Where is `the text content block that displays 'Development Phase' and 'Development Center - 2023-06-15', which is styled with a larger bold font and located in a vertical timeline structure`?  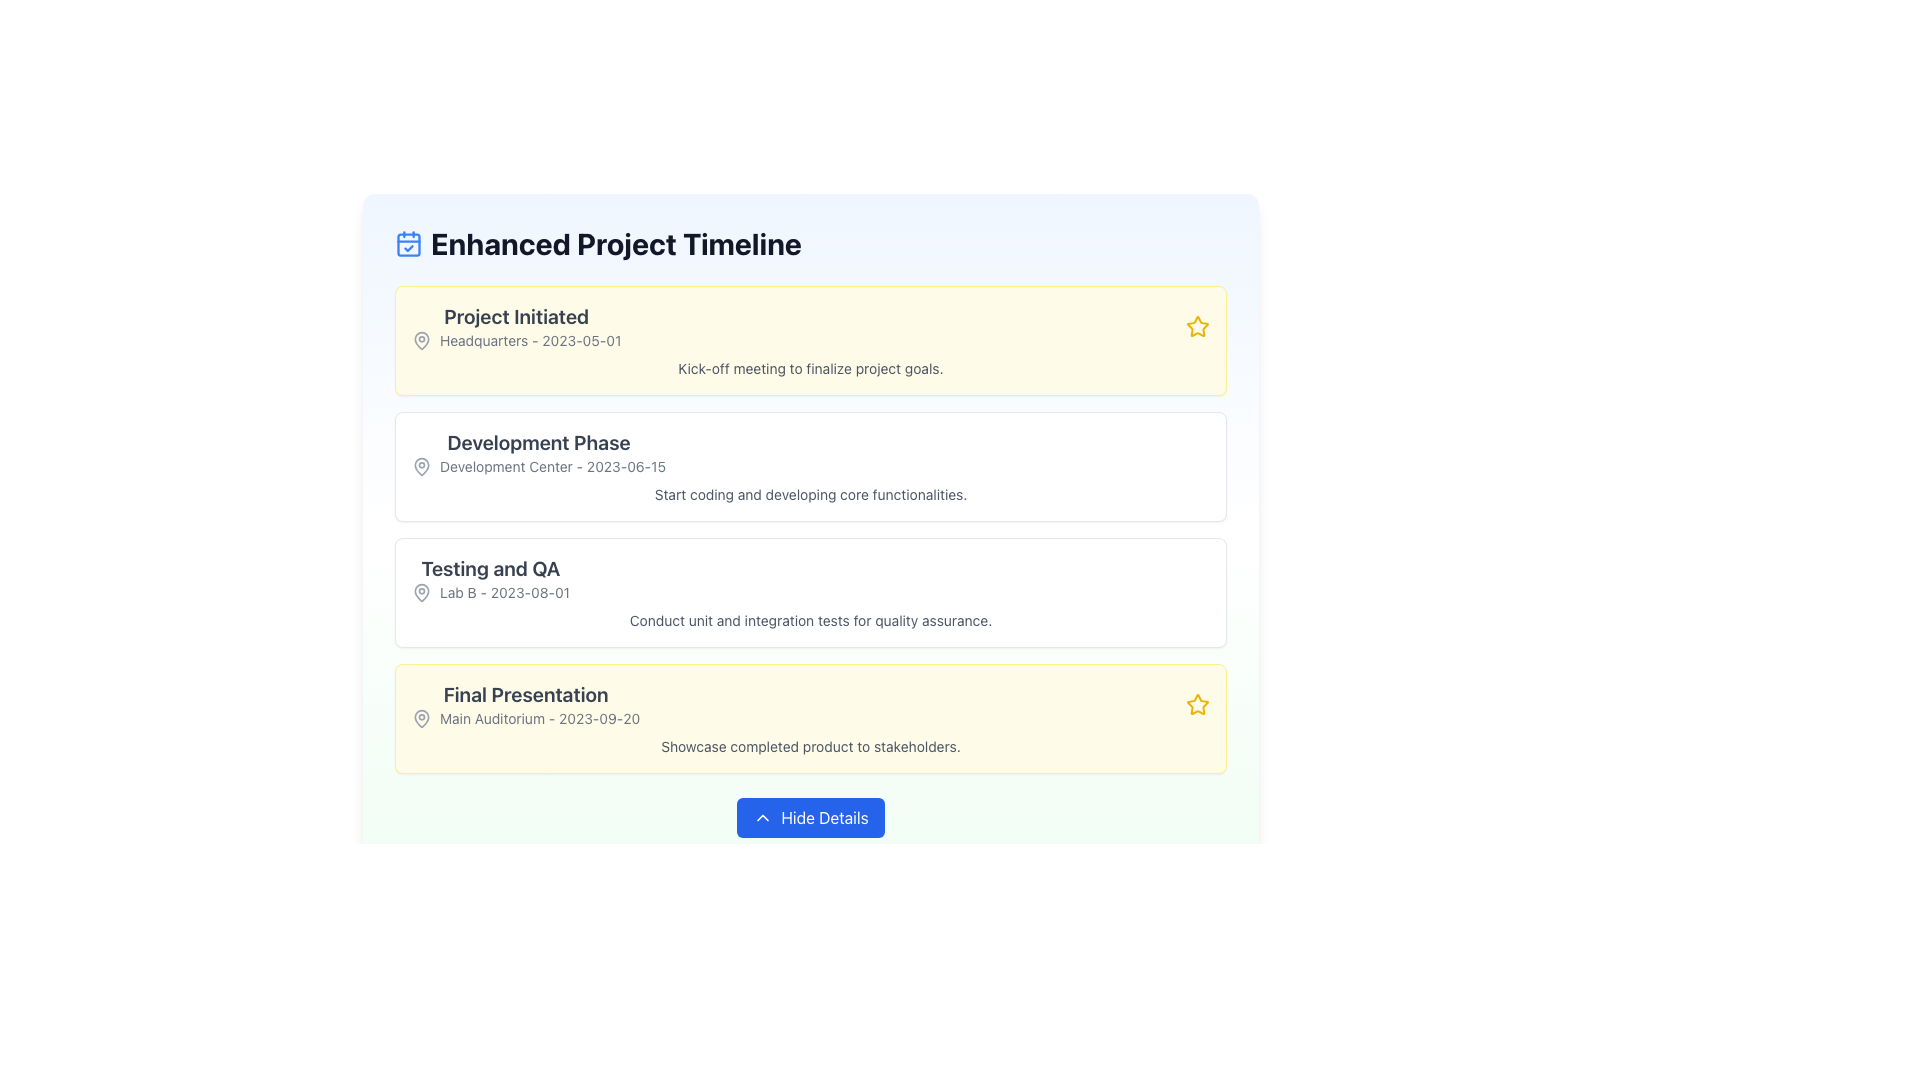 the text content block that displays 'Development Phase' and 'Development Center - 2023-06-15', which is styled with a larger bold font and located in a vertical timeline structure is located at coordinates (538, 452).